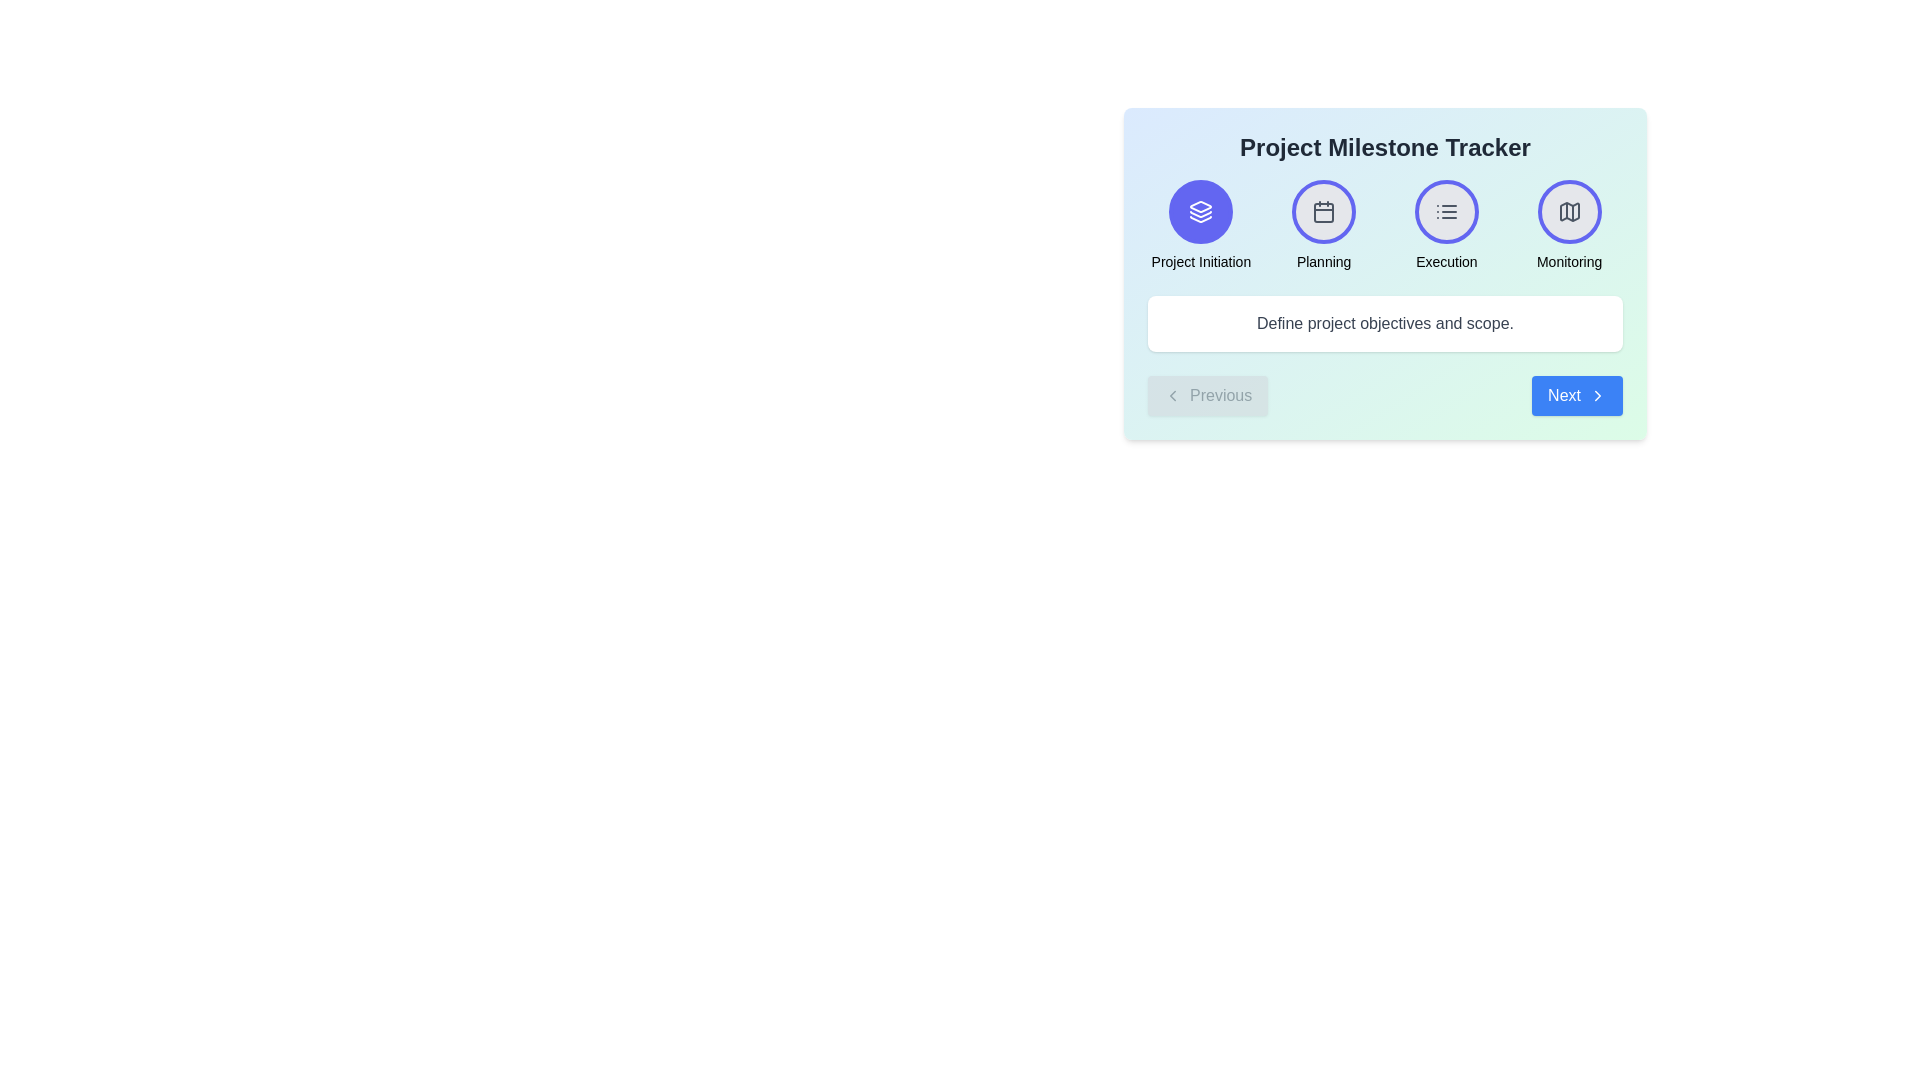  What do you see at coordinates (1384, 323) in the screenshot?
I see `the text block that says 'Define project objectives and scope.' which is located below the project icons and above the navigation buttons in the 'Project Milestone Tracker' panel` at bounding box center [1384, 323].